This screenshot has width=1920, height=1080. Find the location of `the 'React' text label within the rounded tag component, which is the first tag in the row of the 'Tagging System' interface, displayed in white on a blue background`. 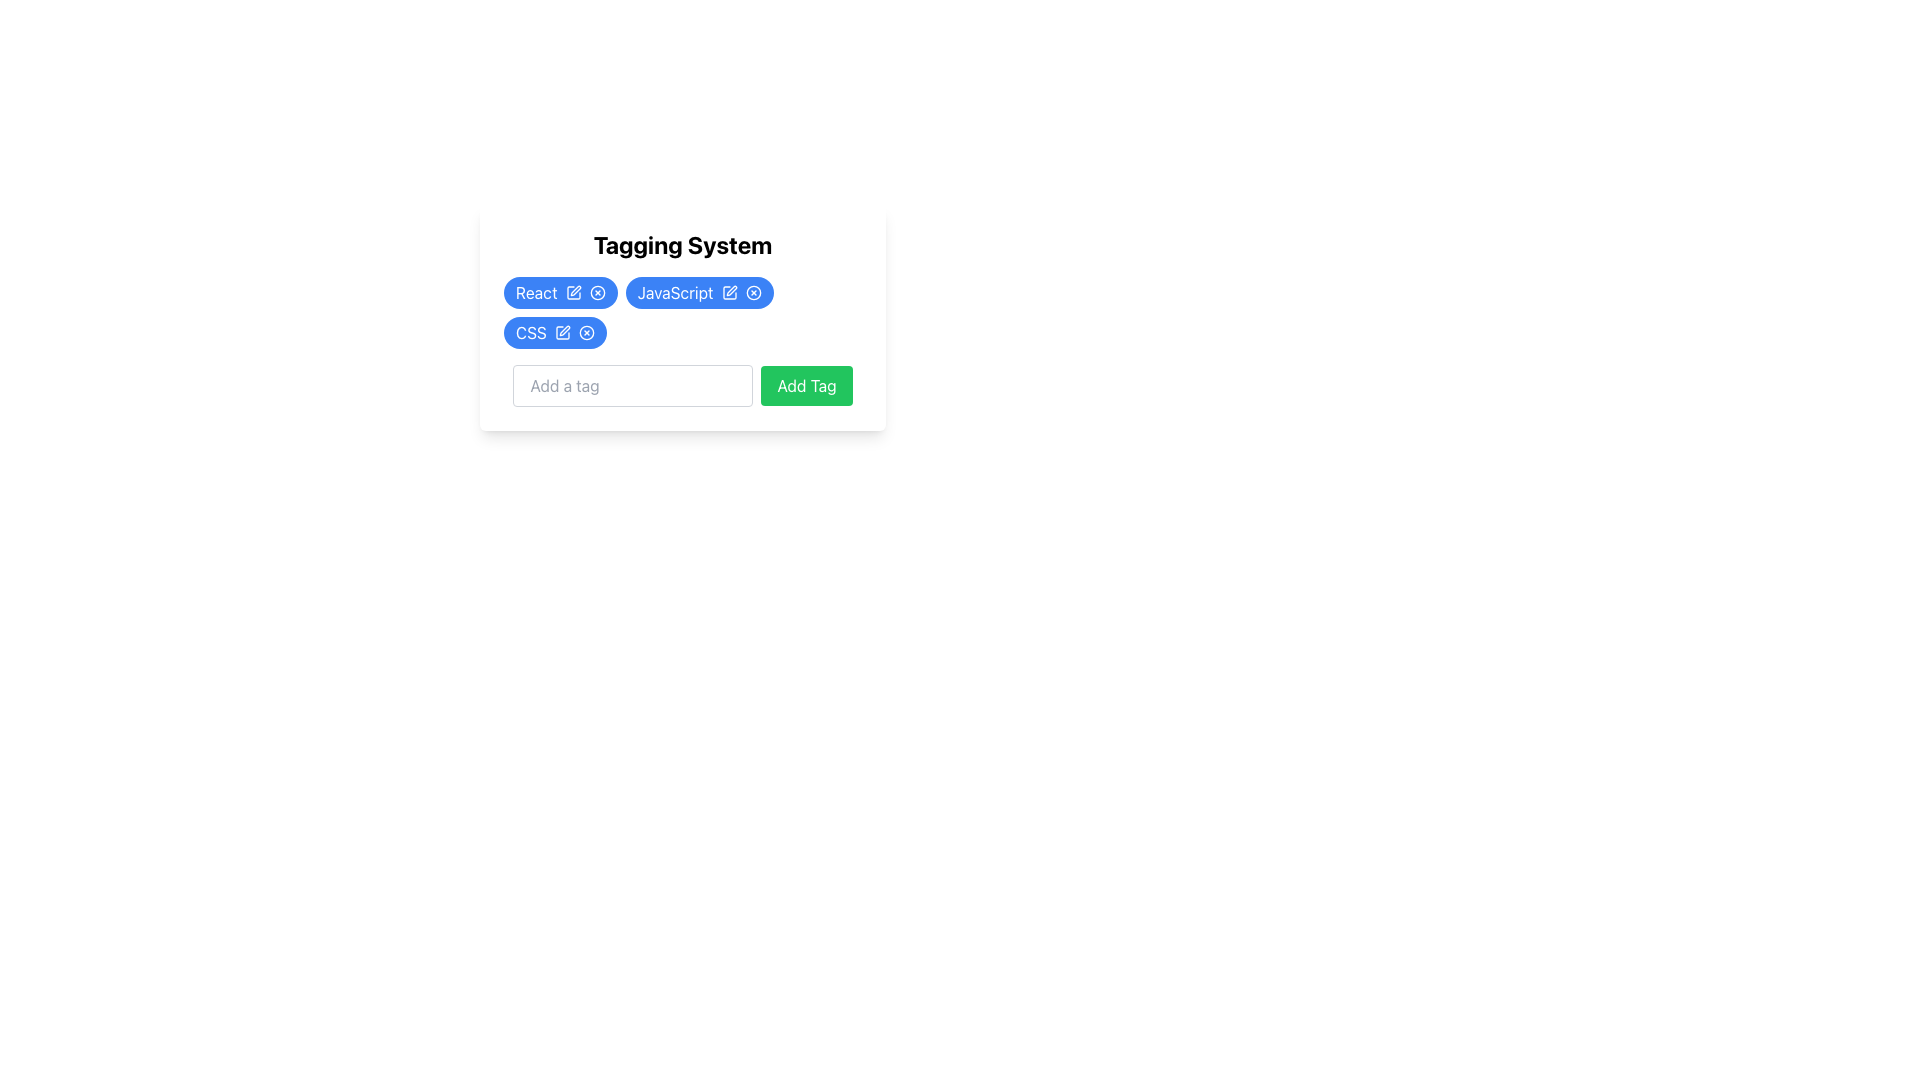

the 'React' text label within the rounded tag component, which is the first tag in the row of the 'Tagging System' interface, displayed in white on a blue background is located at coordinates (536, 293).